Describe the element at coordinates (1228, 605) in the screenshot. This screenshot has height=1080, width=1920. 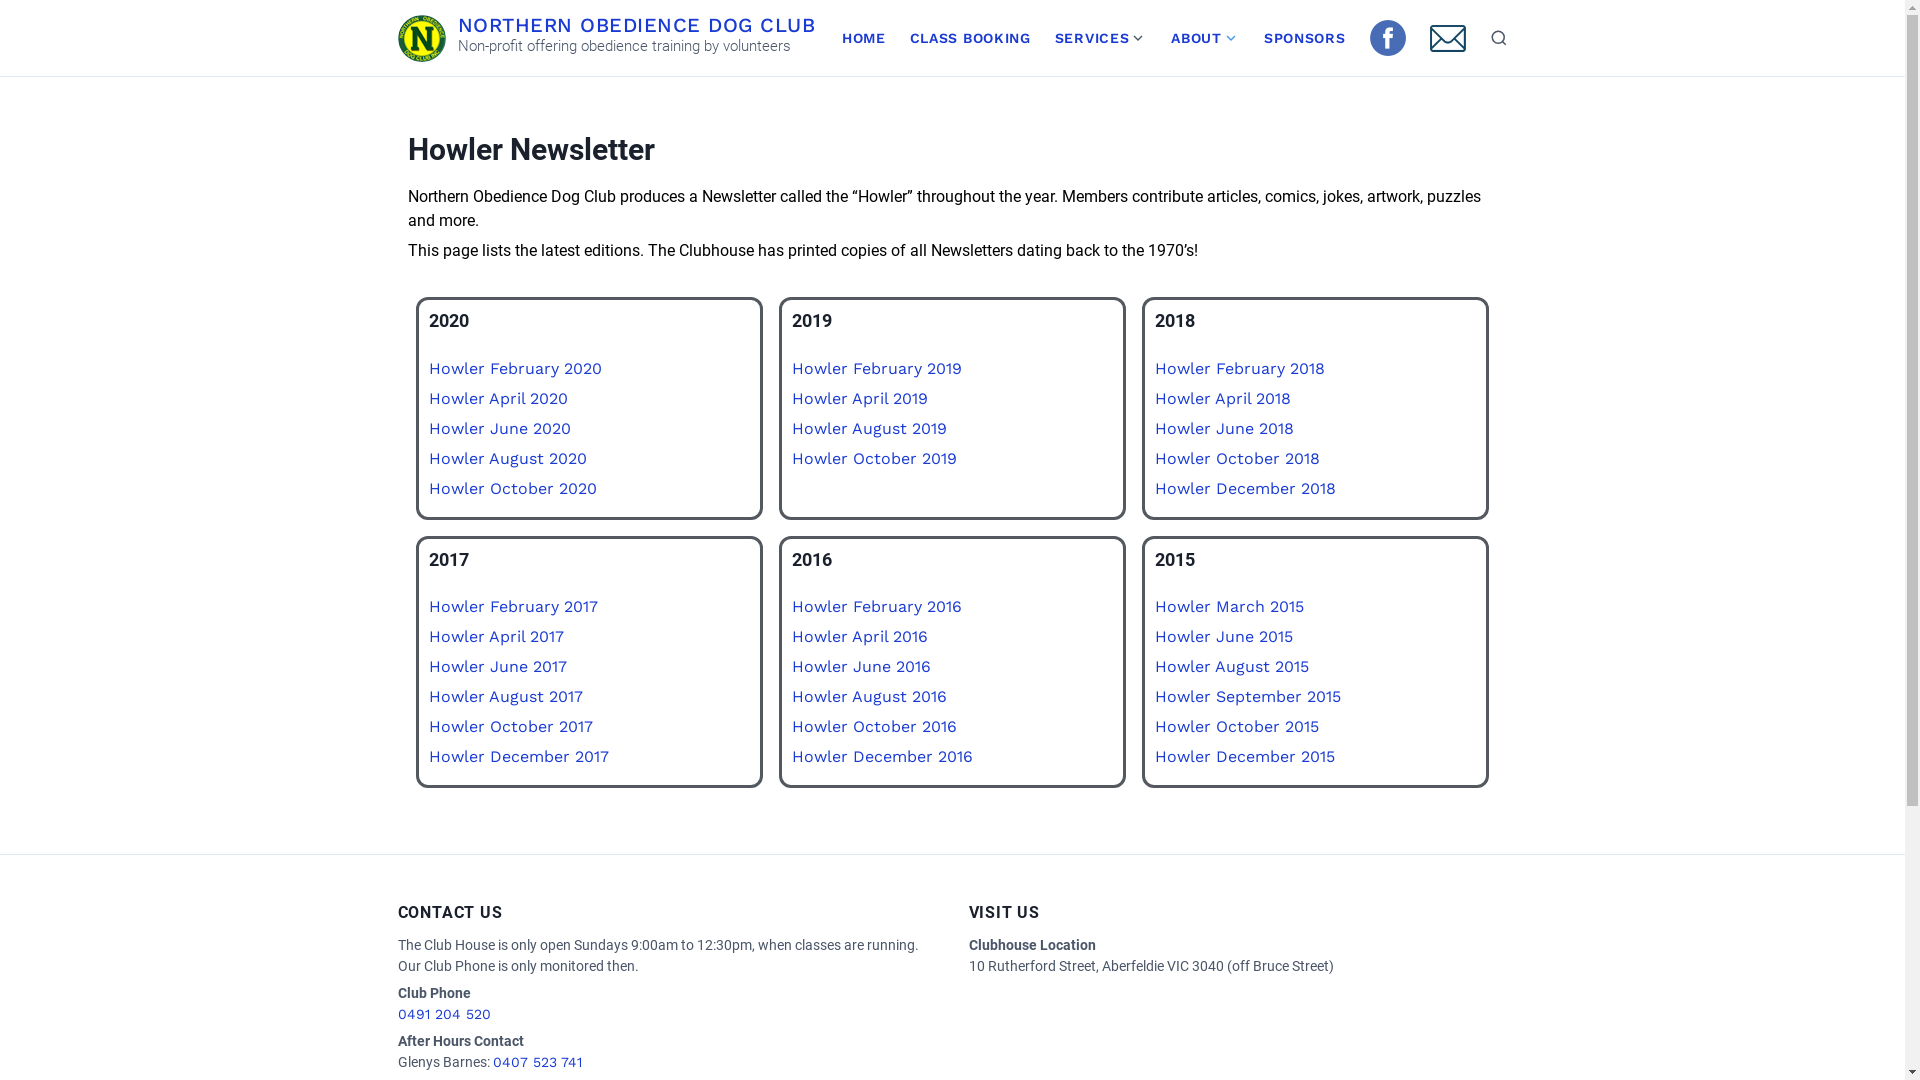
I see `'Howler March 2015'` at that location.